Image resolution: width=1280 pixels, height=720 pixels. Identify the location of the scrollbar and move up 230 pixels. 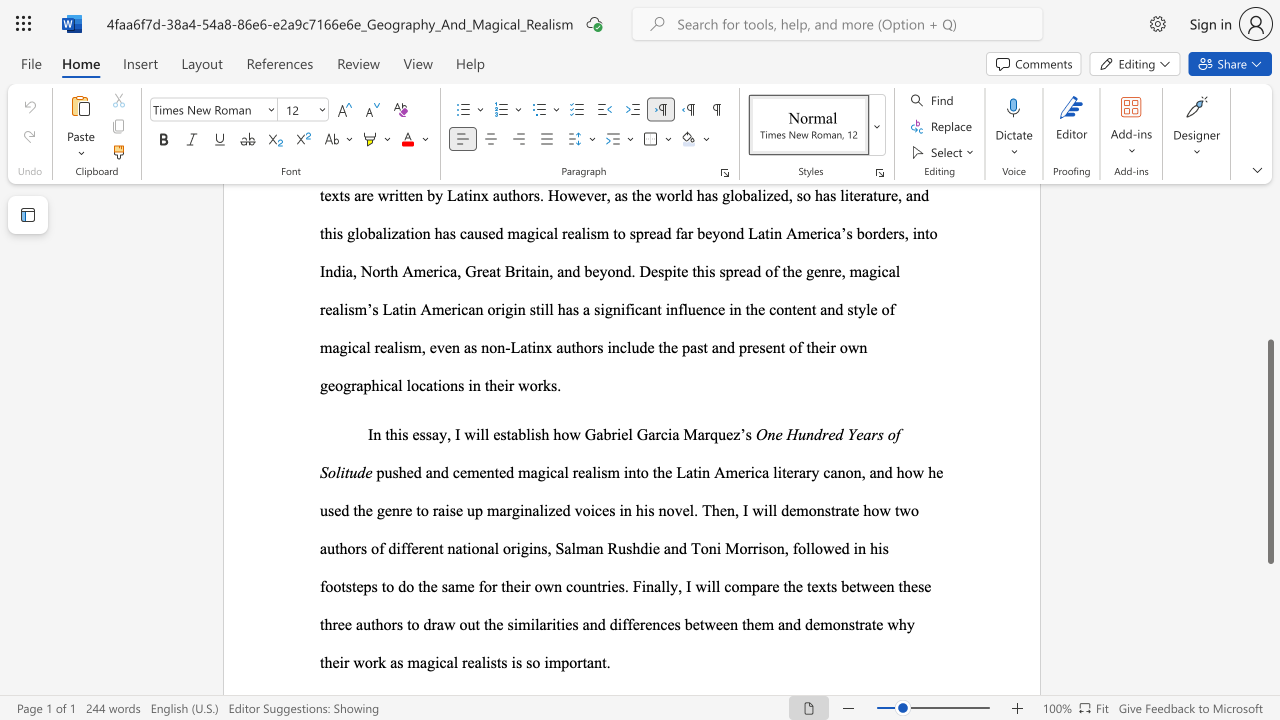
(1269, 452).